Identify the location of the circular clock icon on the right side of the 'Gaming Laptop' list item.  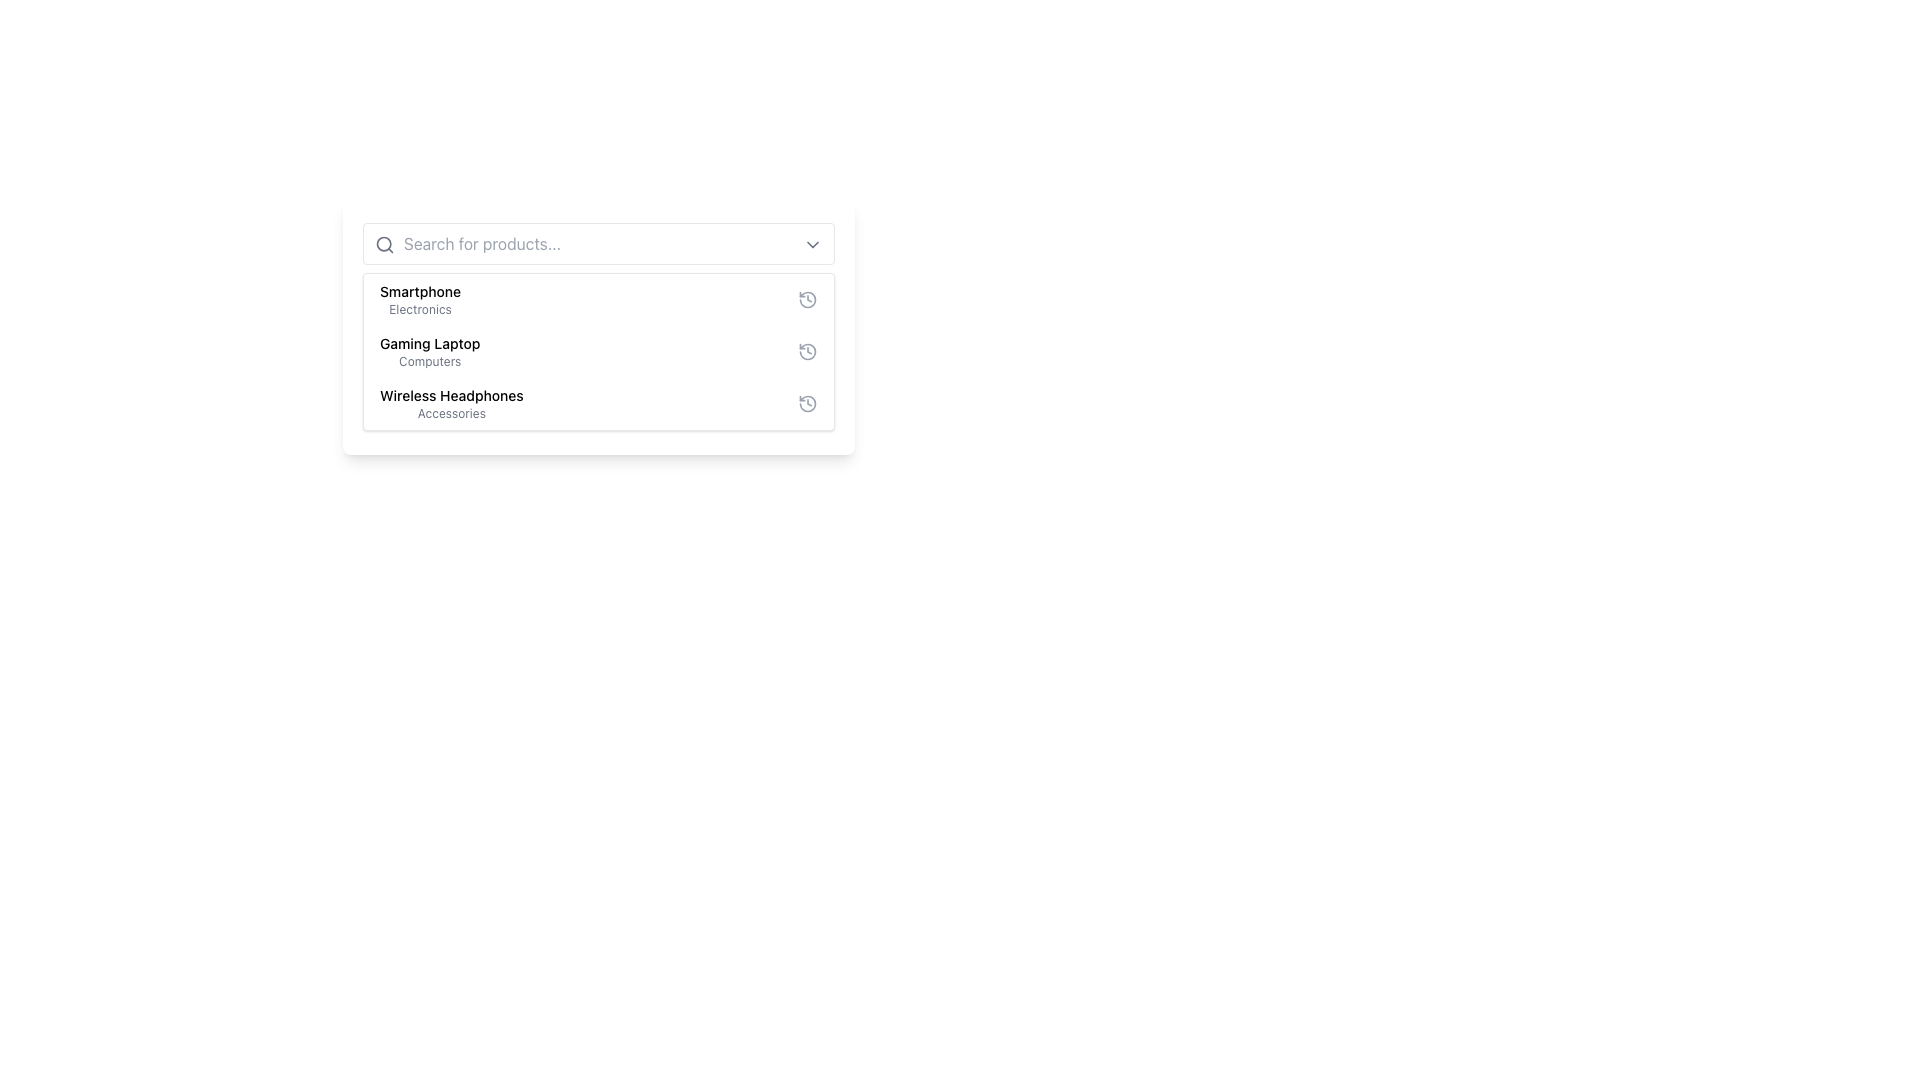
(807, 350).